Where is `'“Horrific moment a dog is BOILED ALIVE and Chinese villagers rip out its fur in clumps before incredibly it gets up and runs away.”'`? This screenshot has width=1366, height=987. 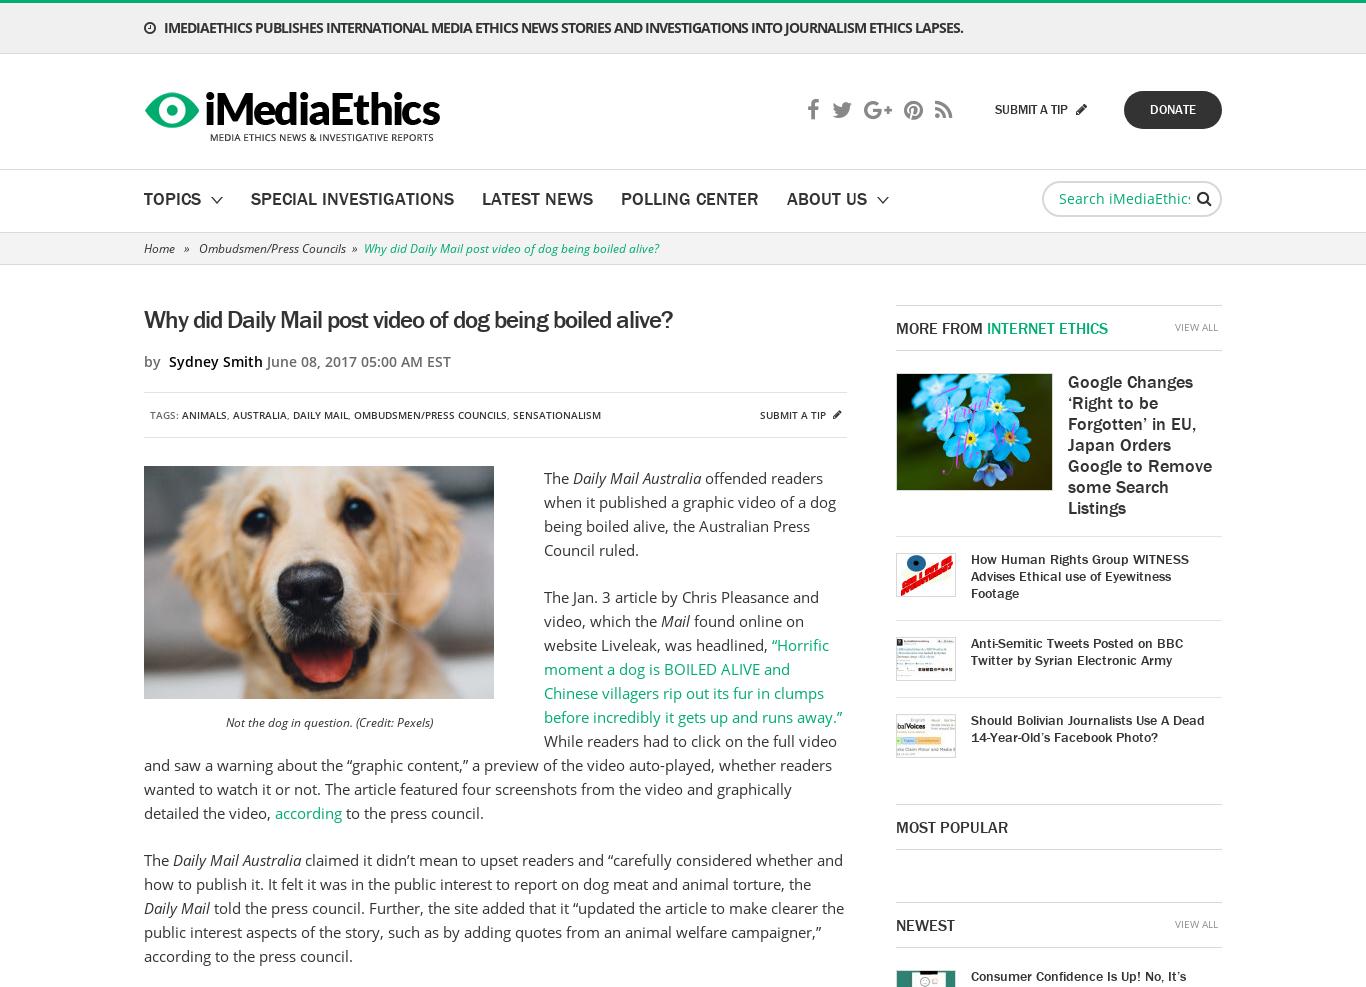 '“Horrific moment a dog is BOILED ALIVE and Chinese villagers rip out its fur in clumps before incredibly it gets up and runs away.”' is located at coordinates (692, 681).